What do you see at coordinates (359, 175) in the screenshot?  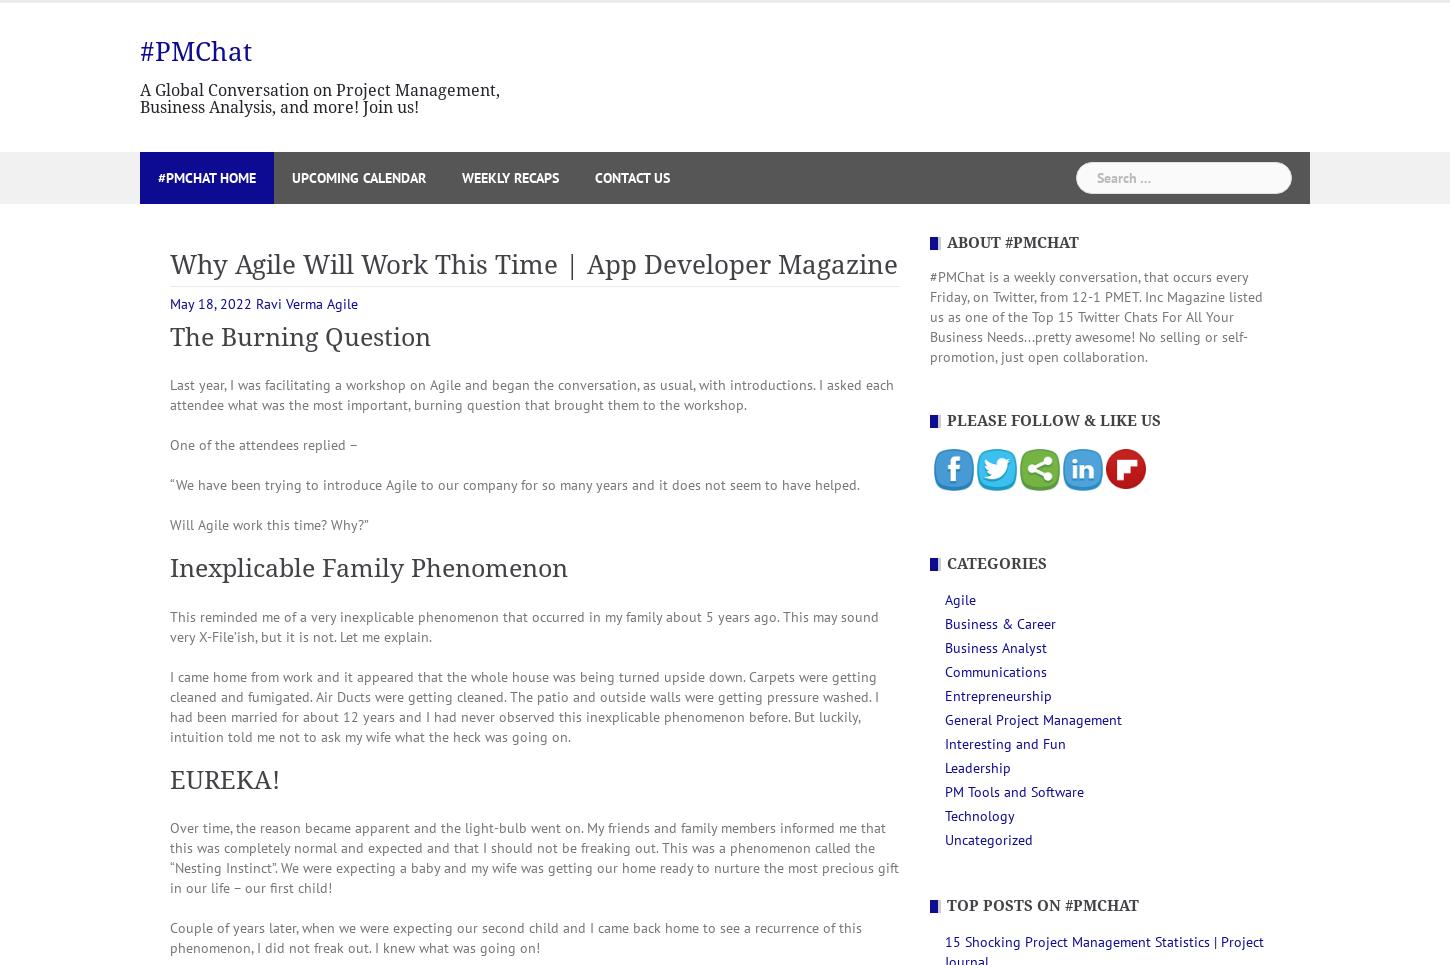 I see `'Upcoming Calendar'` at bounding box center [359, 175].